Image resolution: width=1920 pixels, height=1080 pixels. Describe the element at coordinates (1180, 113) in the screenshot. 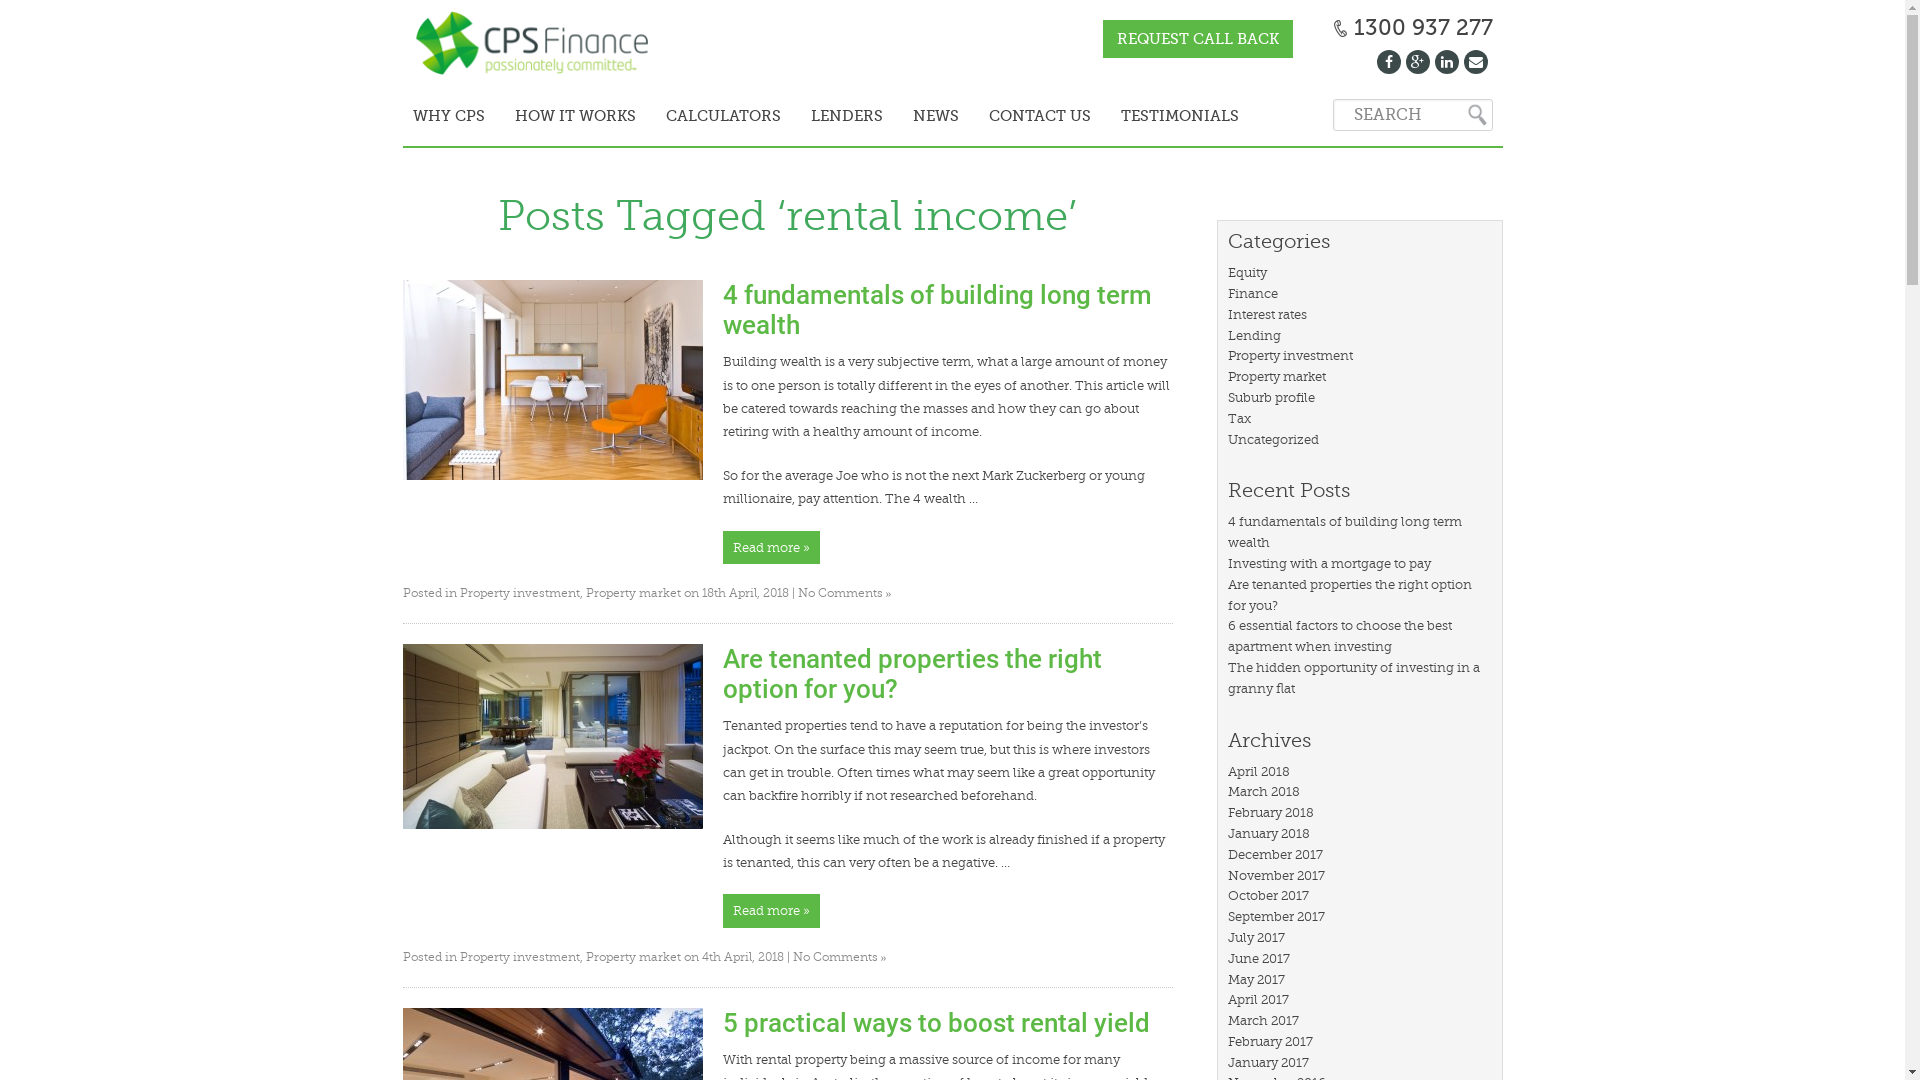

I see `'TESTIMONIALS'` at that location.